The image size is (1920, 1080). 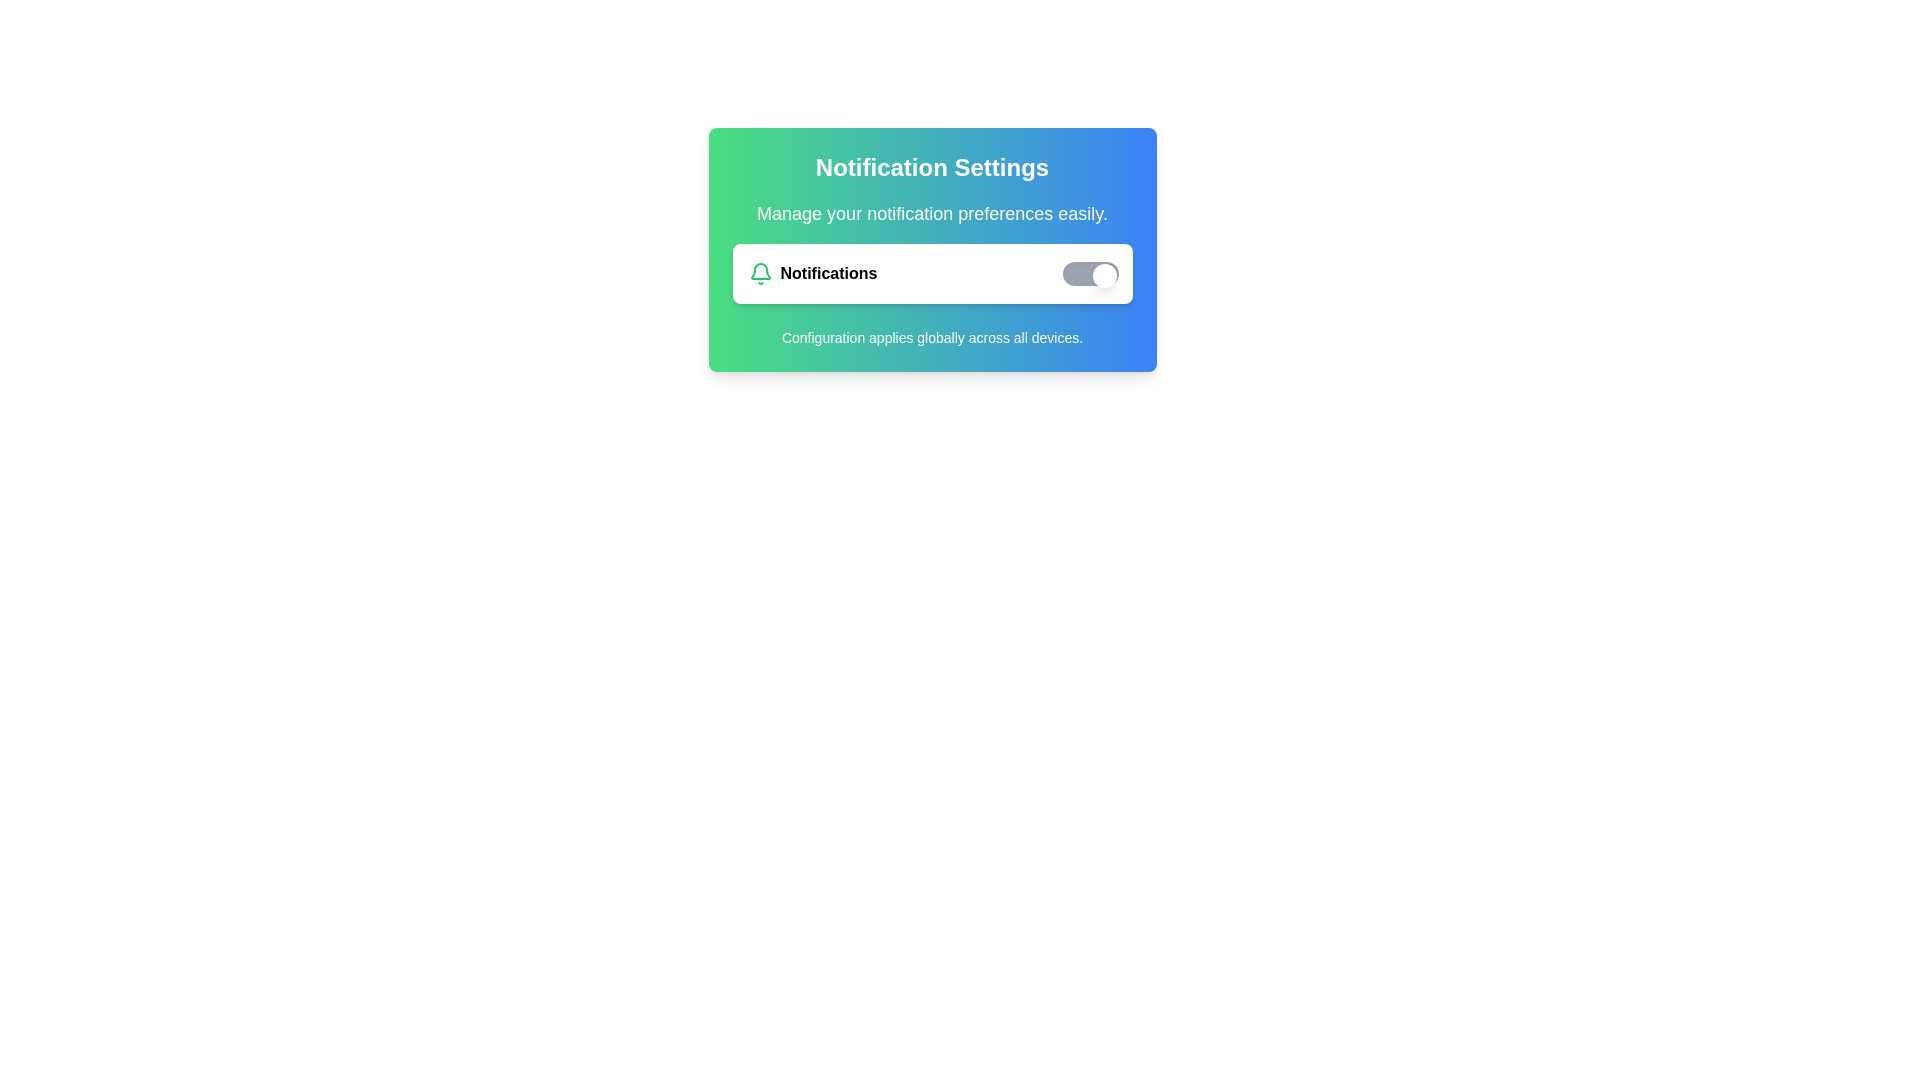 I want to click on the text label that reads 'Manage your notification preferences easily.' which is positioned prominently within a card below 'Notification Settings' and above the toggle switch for notifications, so click(x=931, y=213).